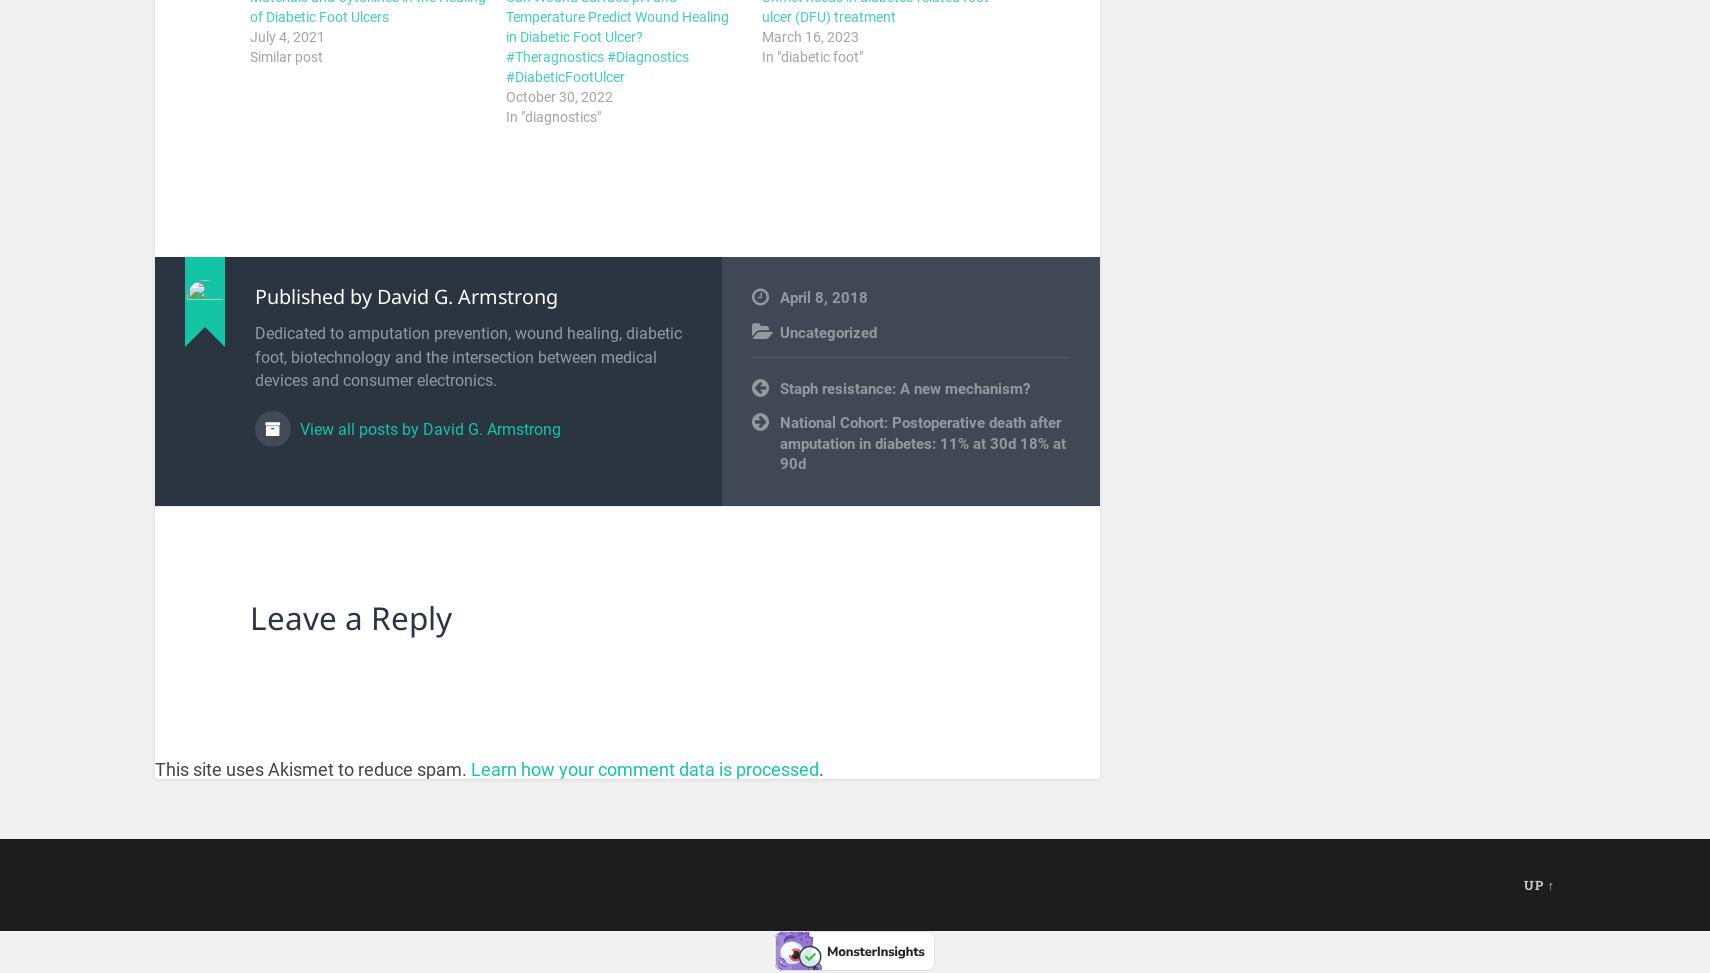 The image size is (1710, 973). Describe the element at coordinates (828, 331) in the screenshot. I see `'Uncategorized'` at that location.